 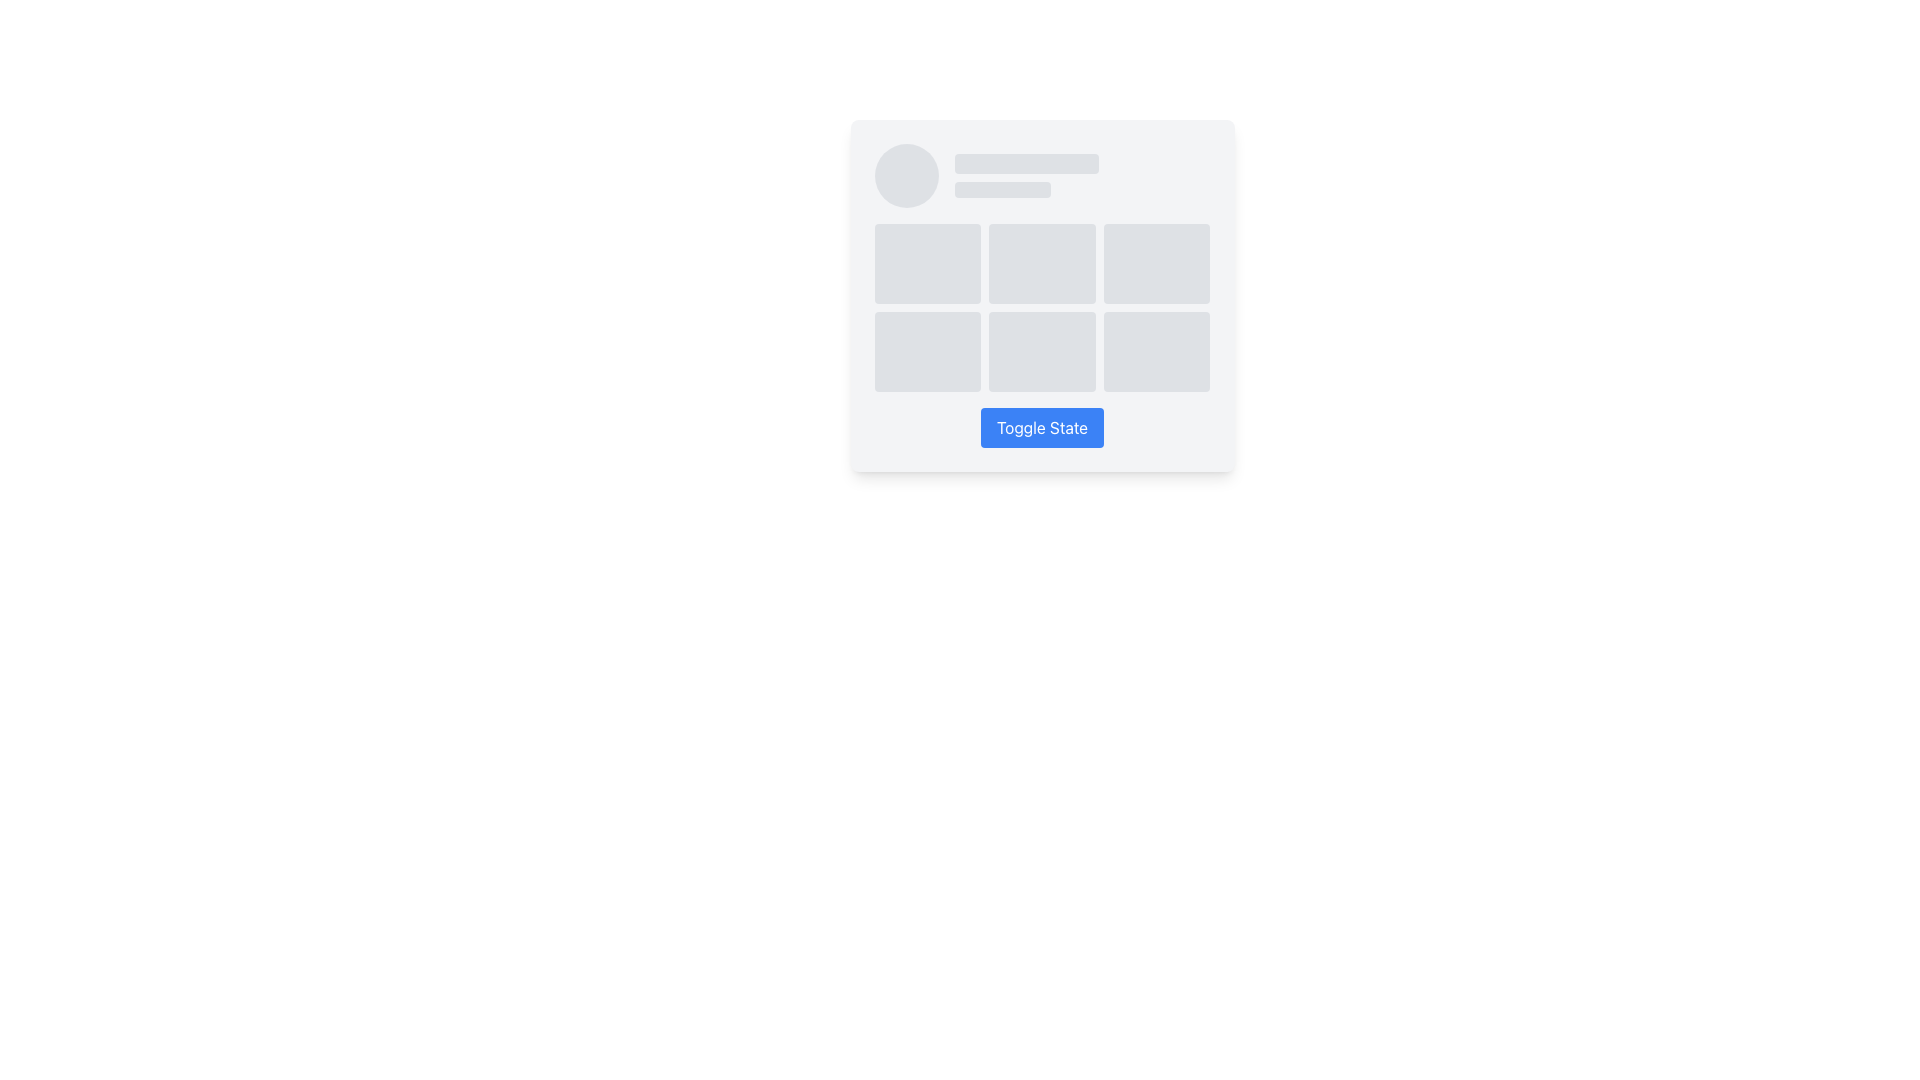 What do you see at coordinates (1157, 350) in the screenshot?
I see `the loading indicator placeholder located in the bottom-right corner of a 3x2 grid structure, which indicates a loading state for content` at bounding box center [1157, 350].